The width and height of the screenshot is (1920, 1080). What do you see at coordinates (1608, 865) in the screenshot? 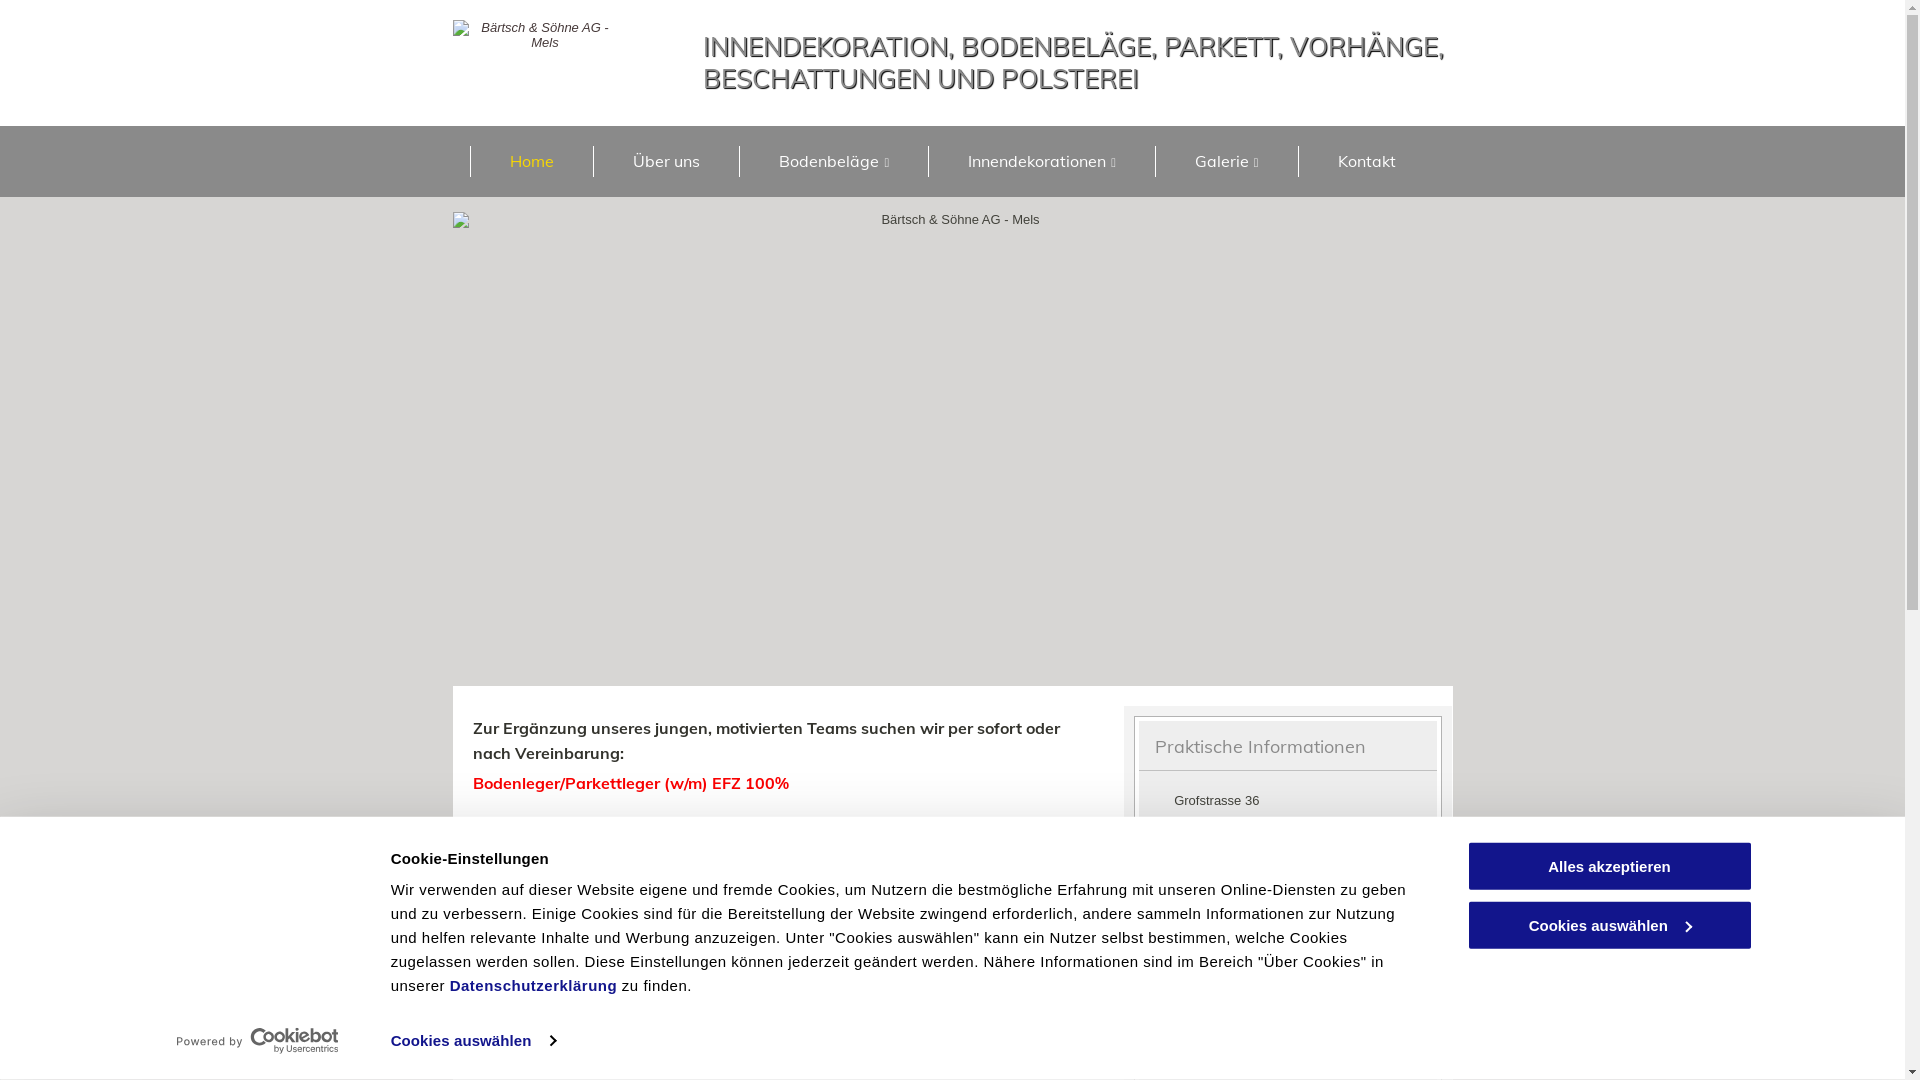
I see `'Alles akzeptieren'` at bounding box center [1608, 865].